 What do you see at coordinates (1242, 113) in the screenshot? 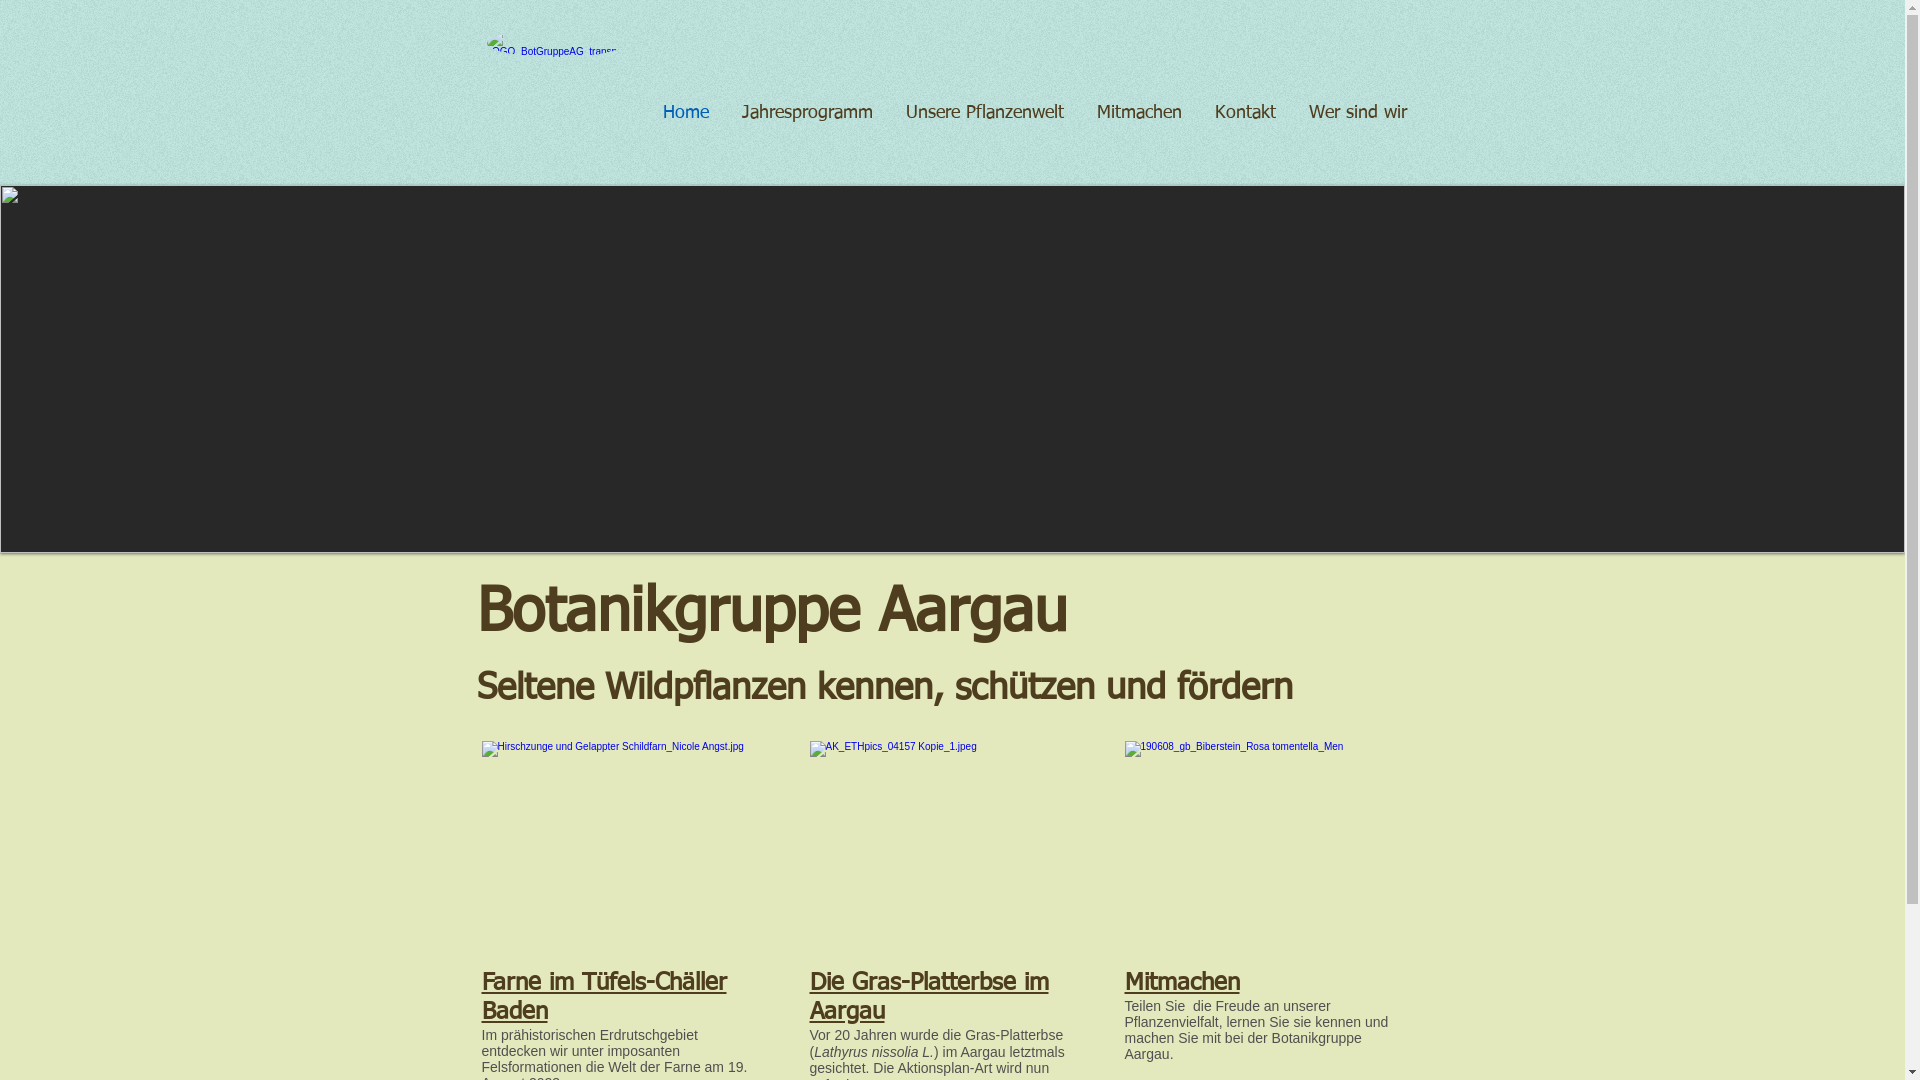
I see `'Kontakt'` at bounding box center [1242, 113].